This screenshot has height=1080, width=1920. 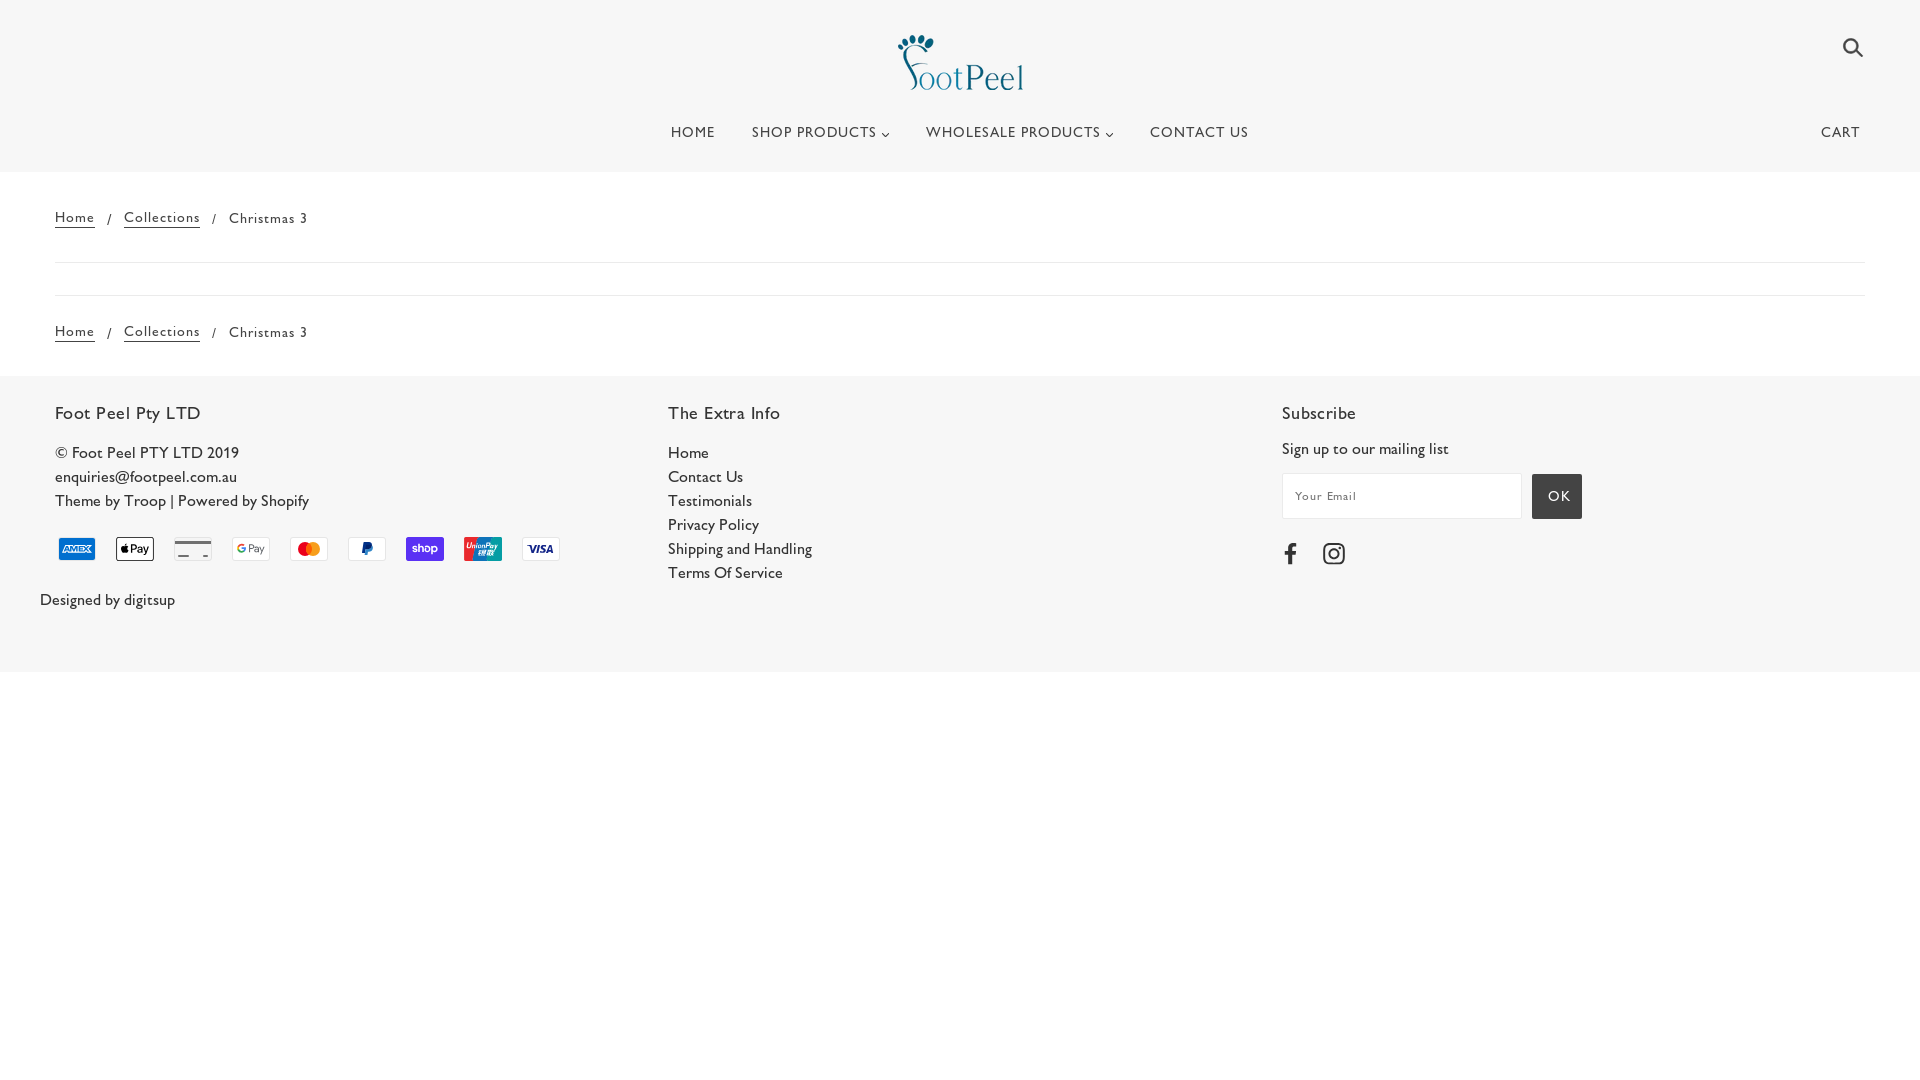 I want to click on 'Collections', so click(x=162, y=331).